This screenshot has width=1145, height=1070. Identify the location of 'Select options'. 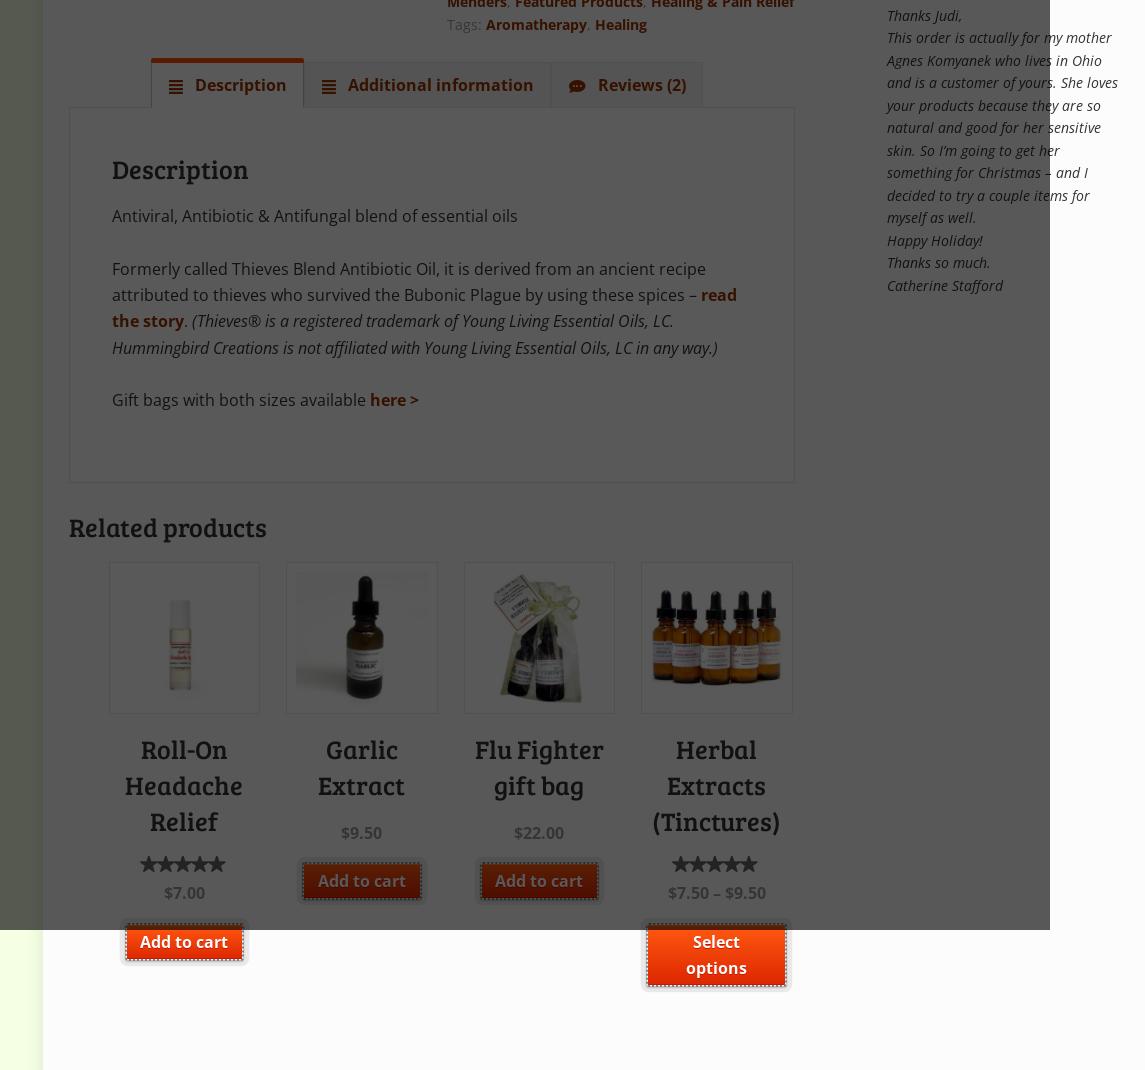
(715, 953).